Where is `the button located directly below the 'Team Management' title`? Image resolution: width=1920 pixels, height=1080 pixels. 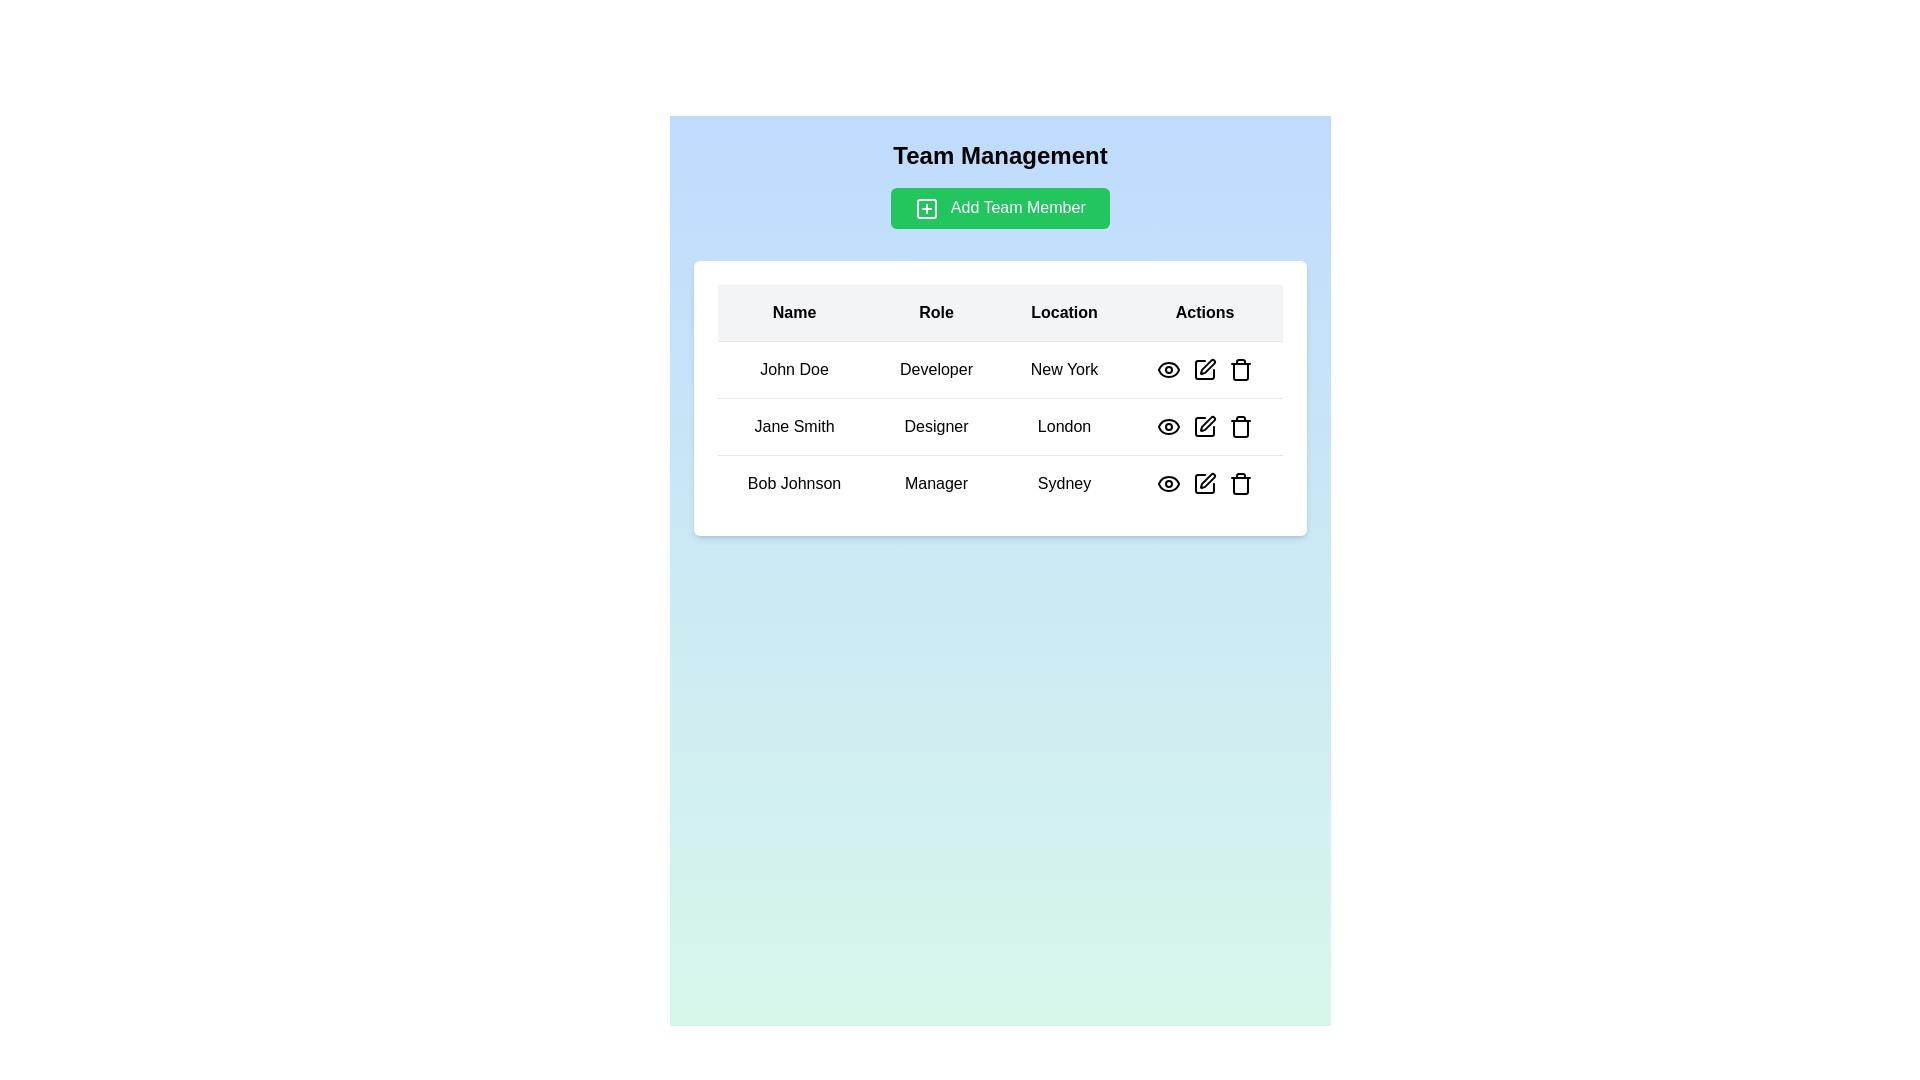 the button located directly below the 'Team Management' title is located at coordinates (1000, 184).